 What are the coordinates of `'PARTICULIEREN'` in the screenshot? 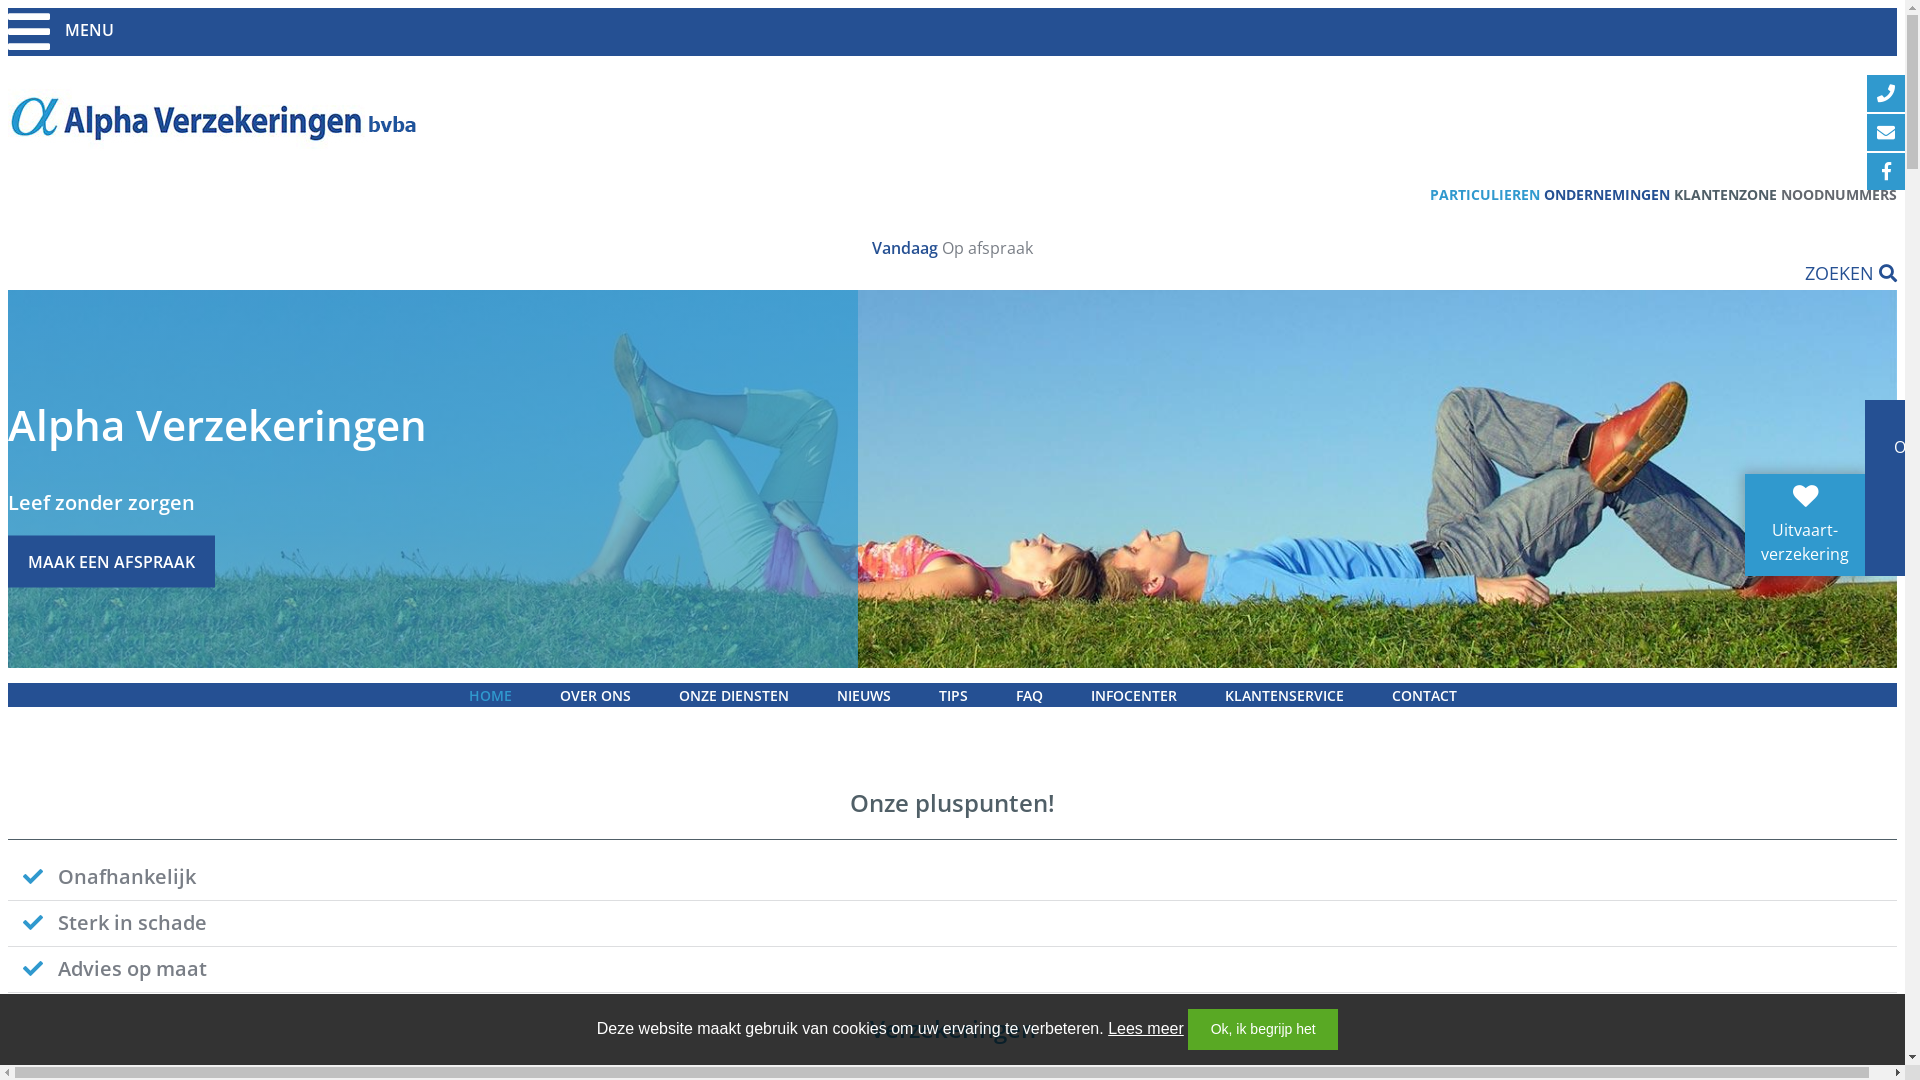 It's located at (1484, 194).